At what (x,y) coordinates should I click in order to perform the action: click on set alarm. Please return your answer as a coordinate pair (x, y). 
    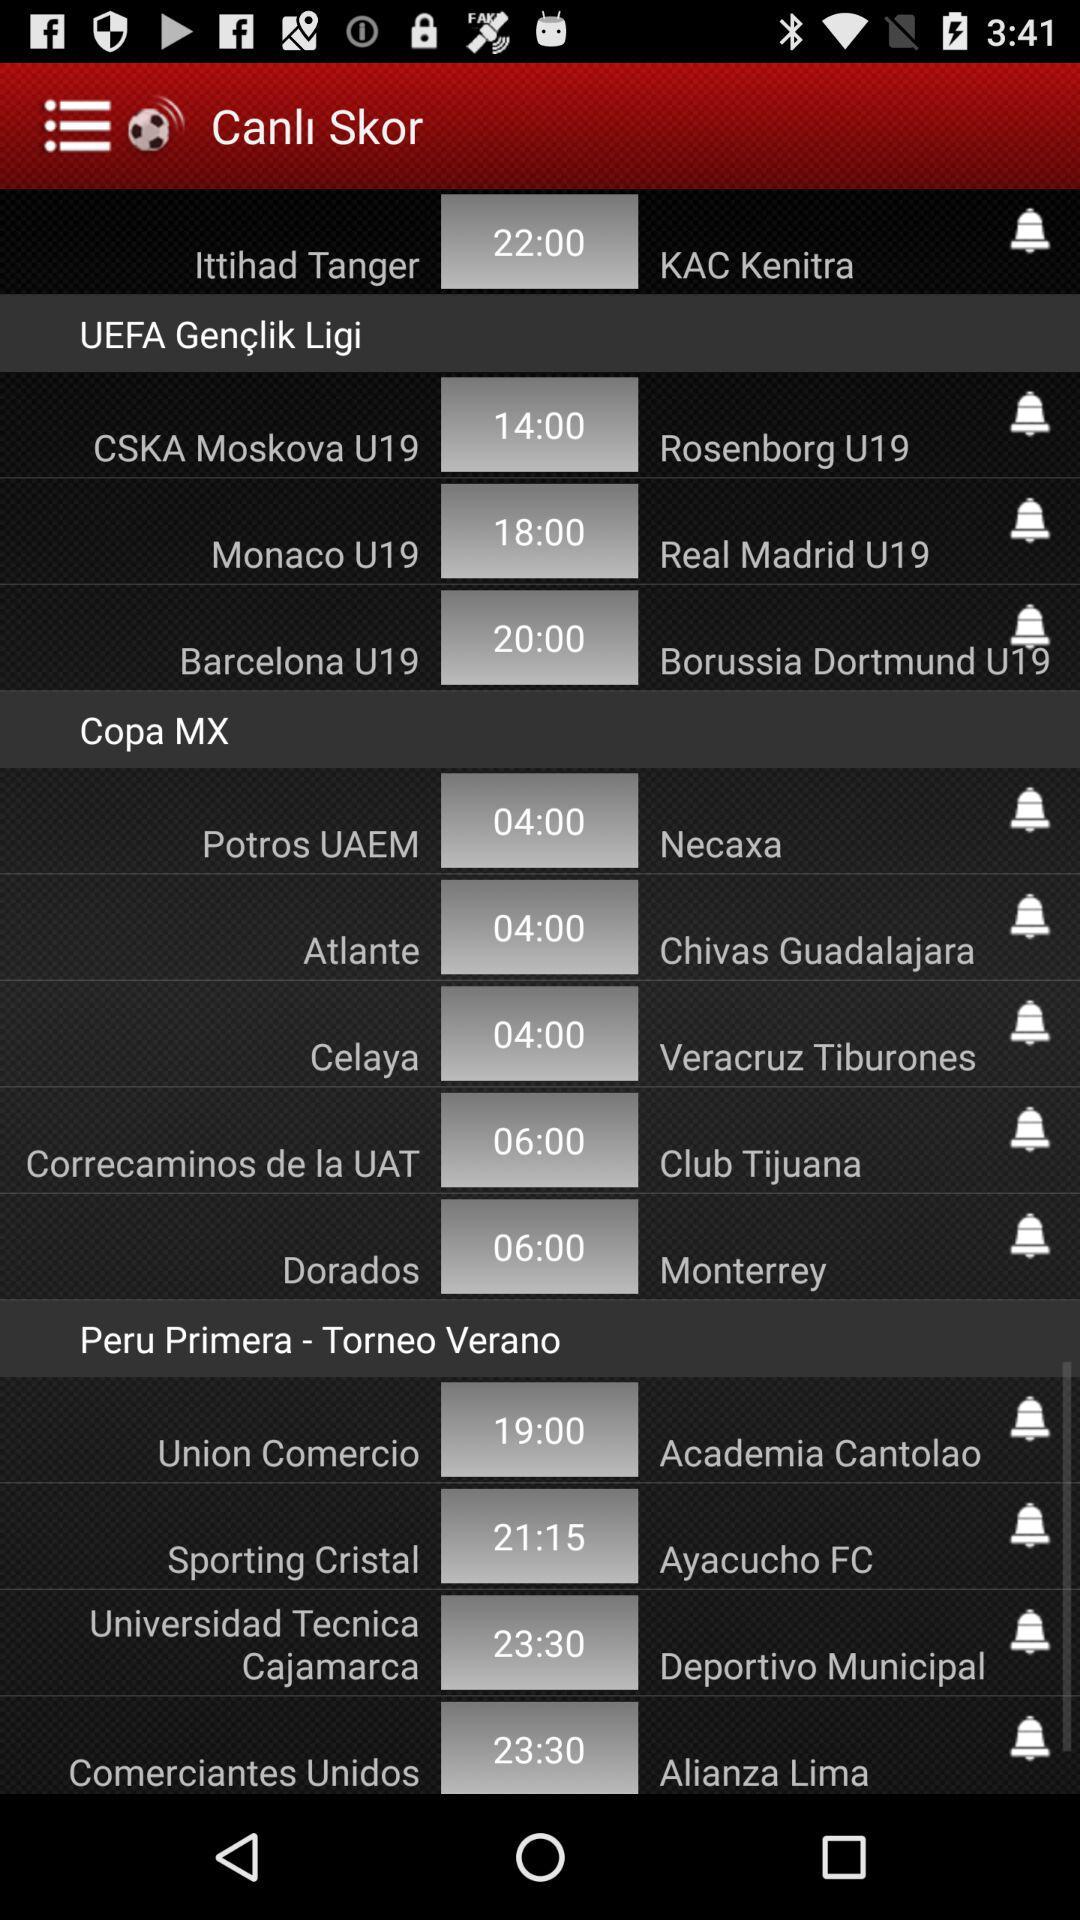
    Looking at the image, I should click on (1029, 810).